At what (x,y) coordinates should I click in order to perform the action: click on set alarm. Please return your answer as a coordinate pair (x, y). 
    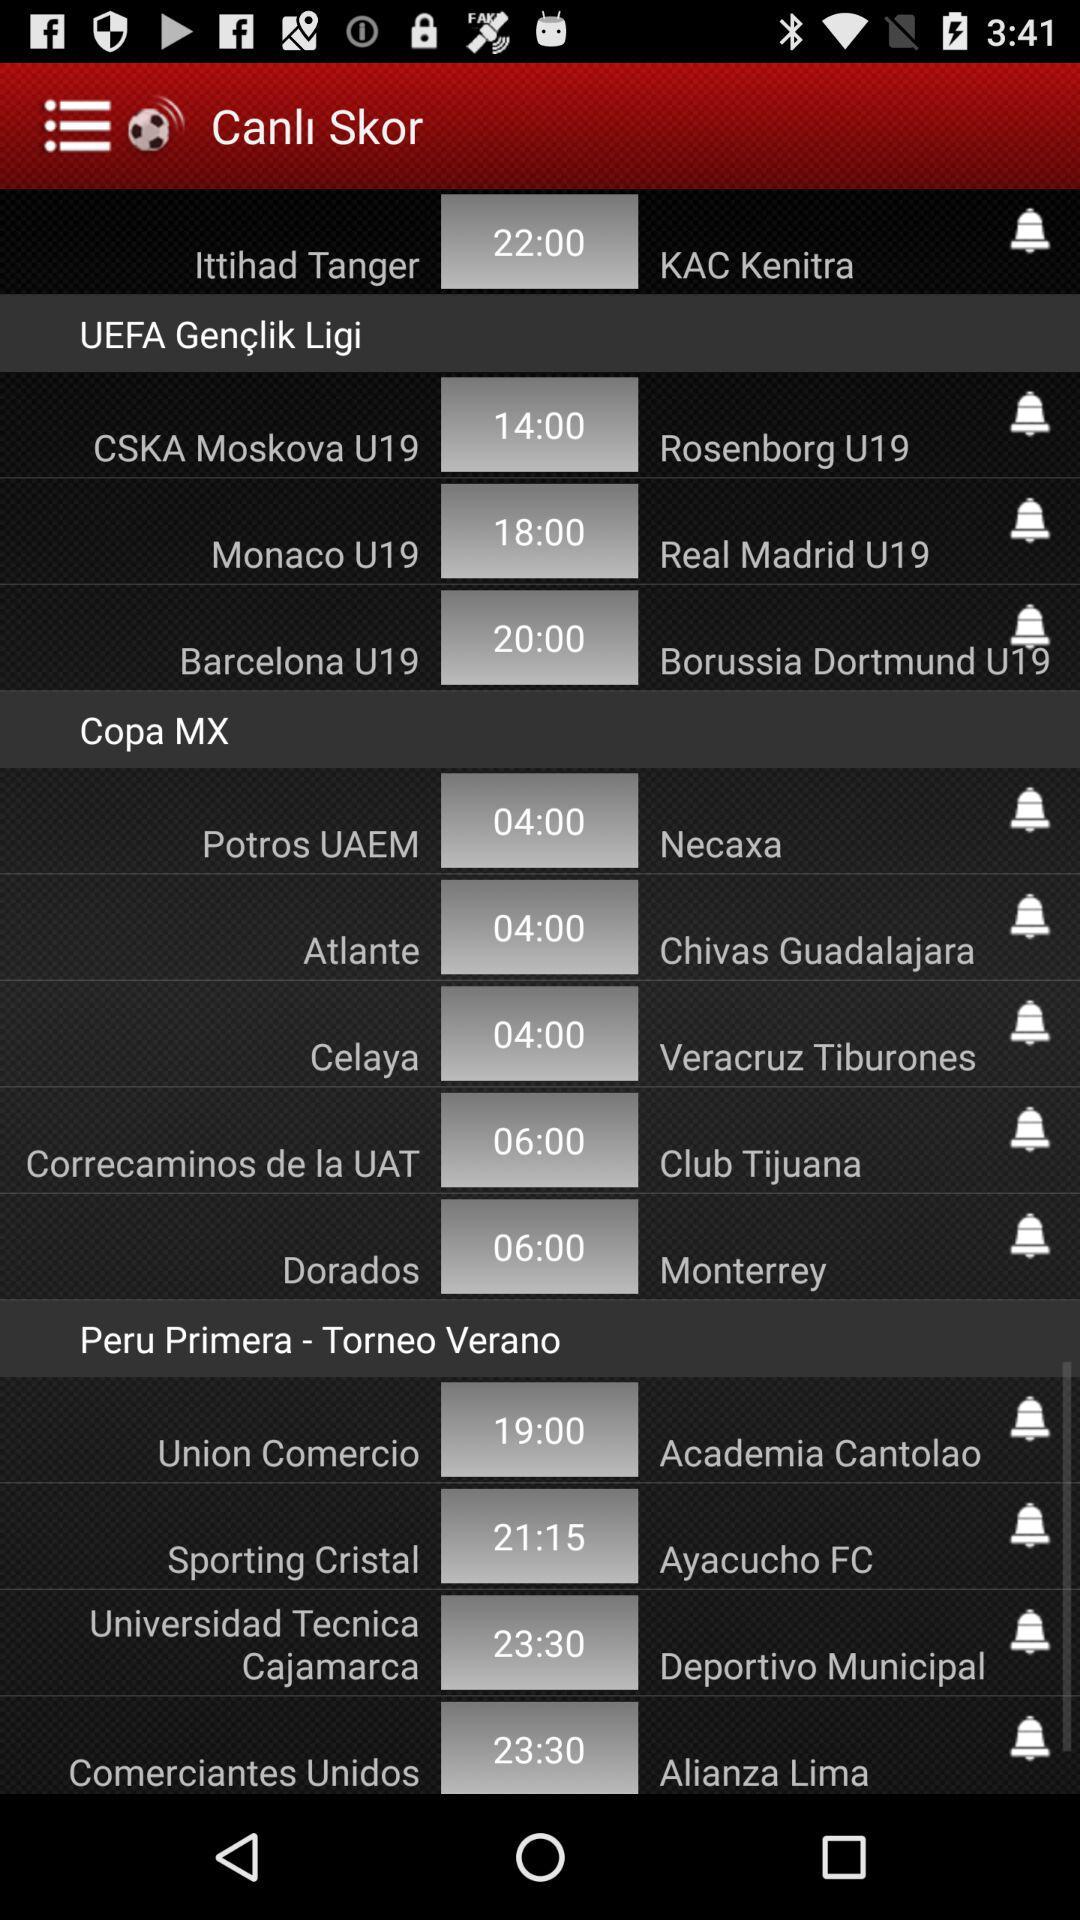
    Looking at the image, I should click on (1029, 810).